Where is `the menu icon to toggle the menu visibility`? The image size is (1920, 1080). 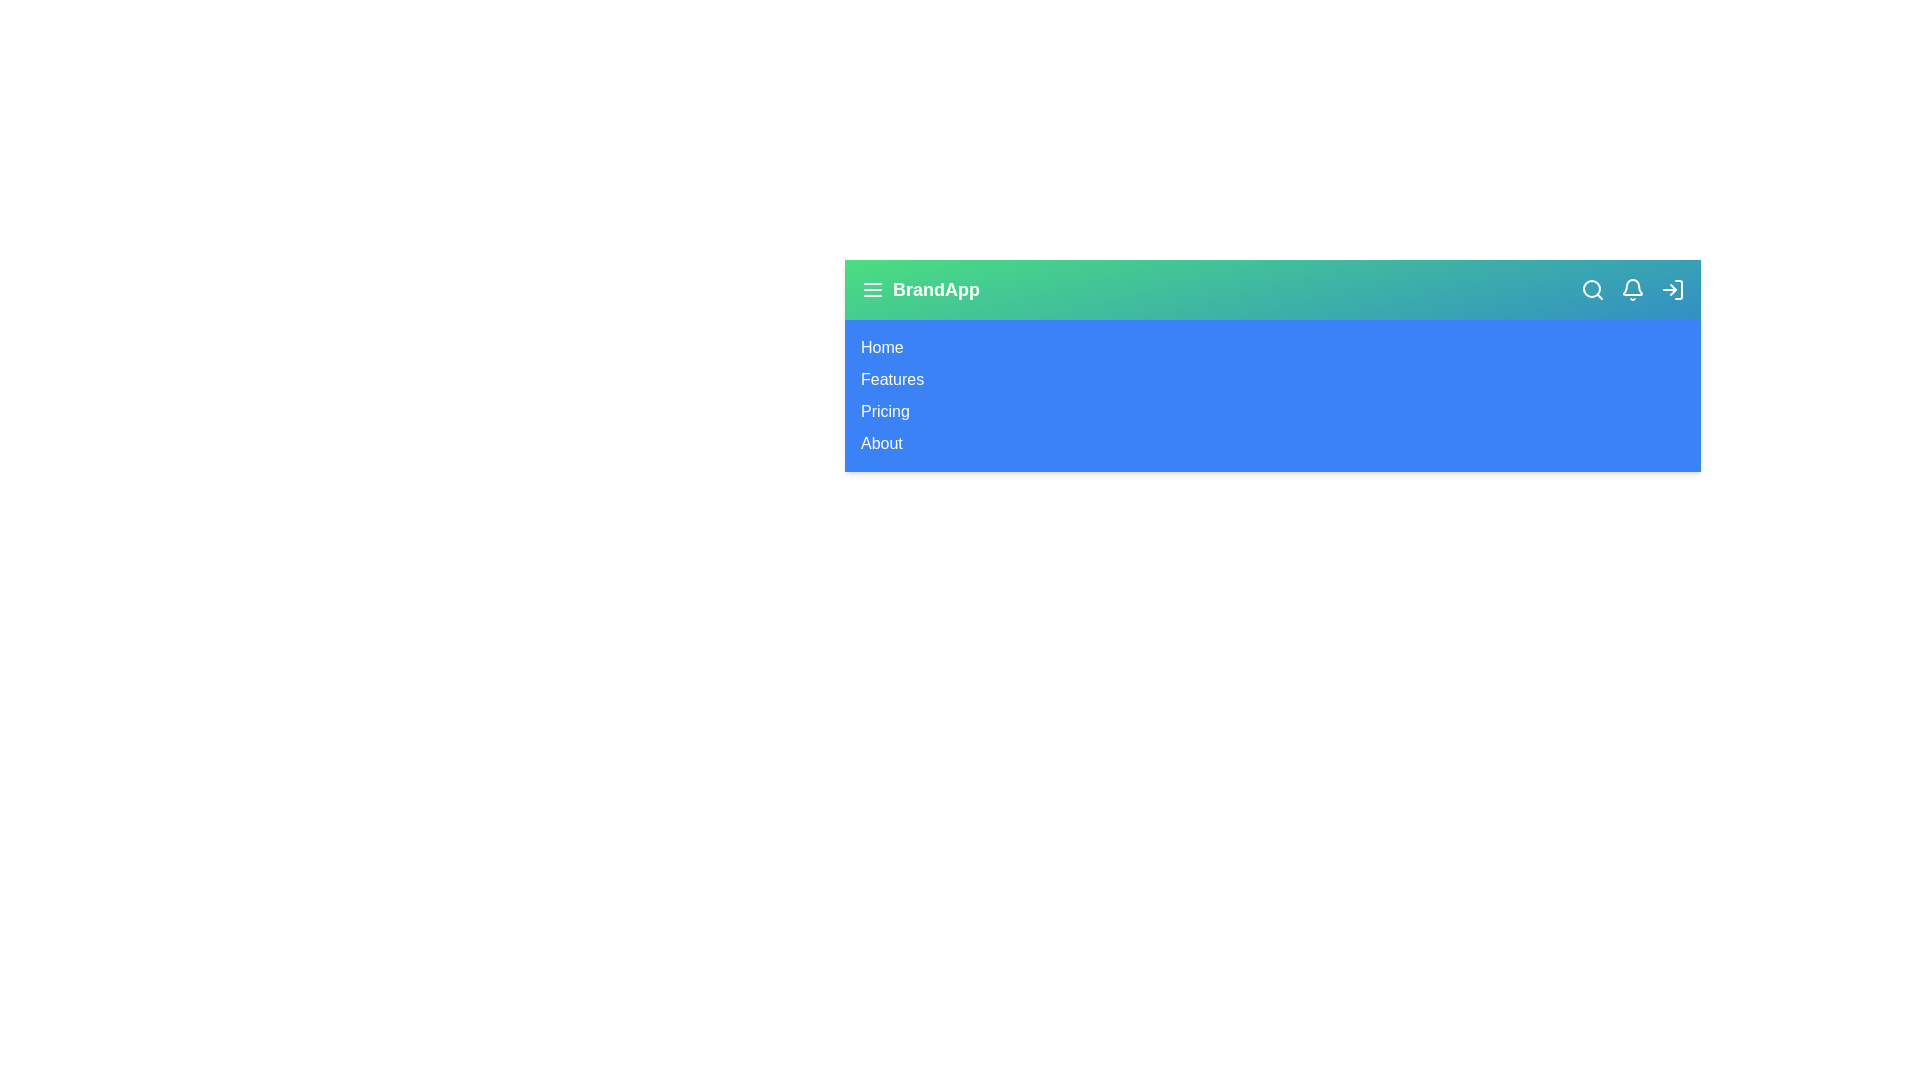 the menu icon to toggle the menu visibility is located at coordinates (873, 289).